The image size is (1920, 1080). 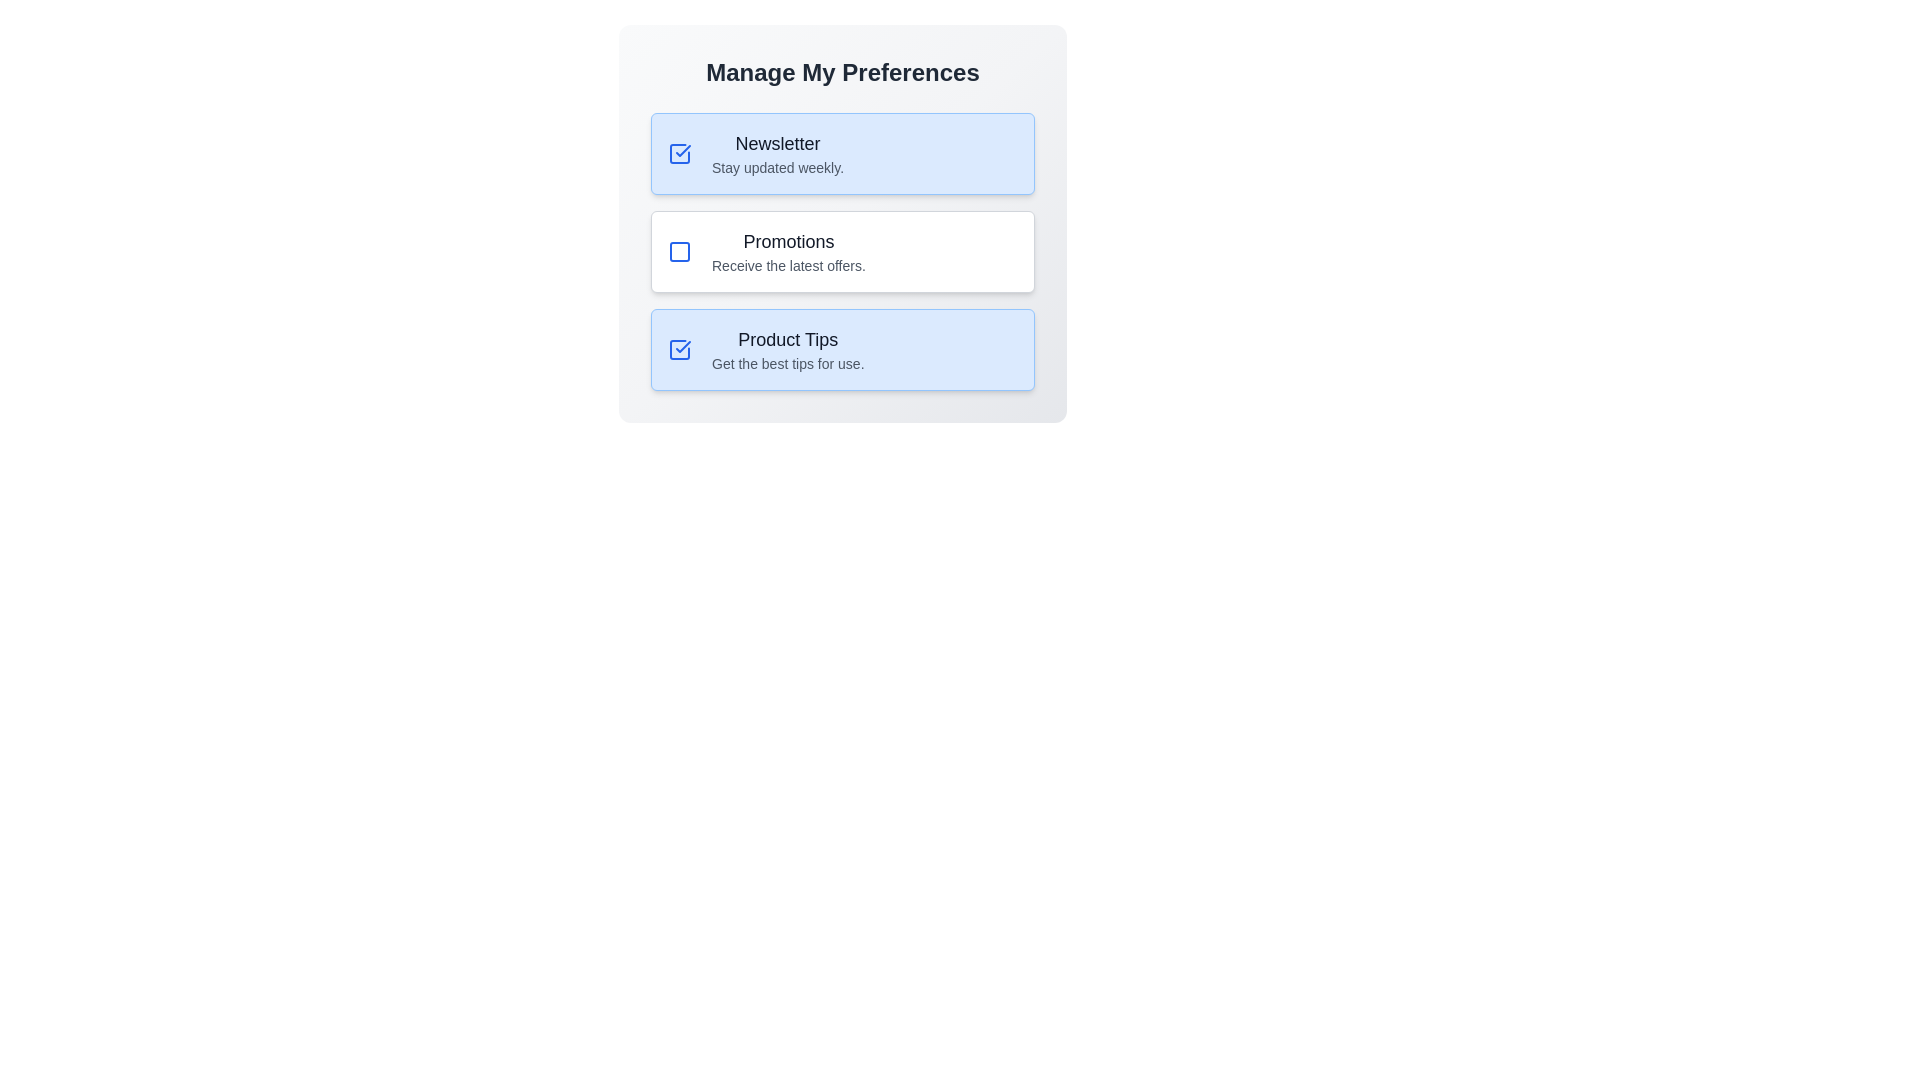 I want to click on the Checkbox Frame, which is an outlined square with rounded corners located next to the 'Newsletter' text label in the first row of the preference management list, so click(x=680, y=349).